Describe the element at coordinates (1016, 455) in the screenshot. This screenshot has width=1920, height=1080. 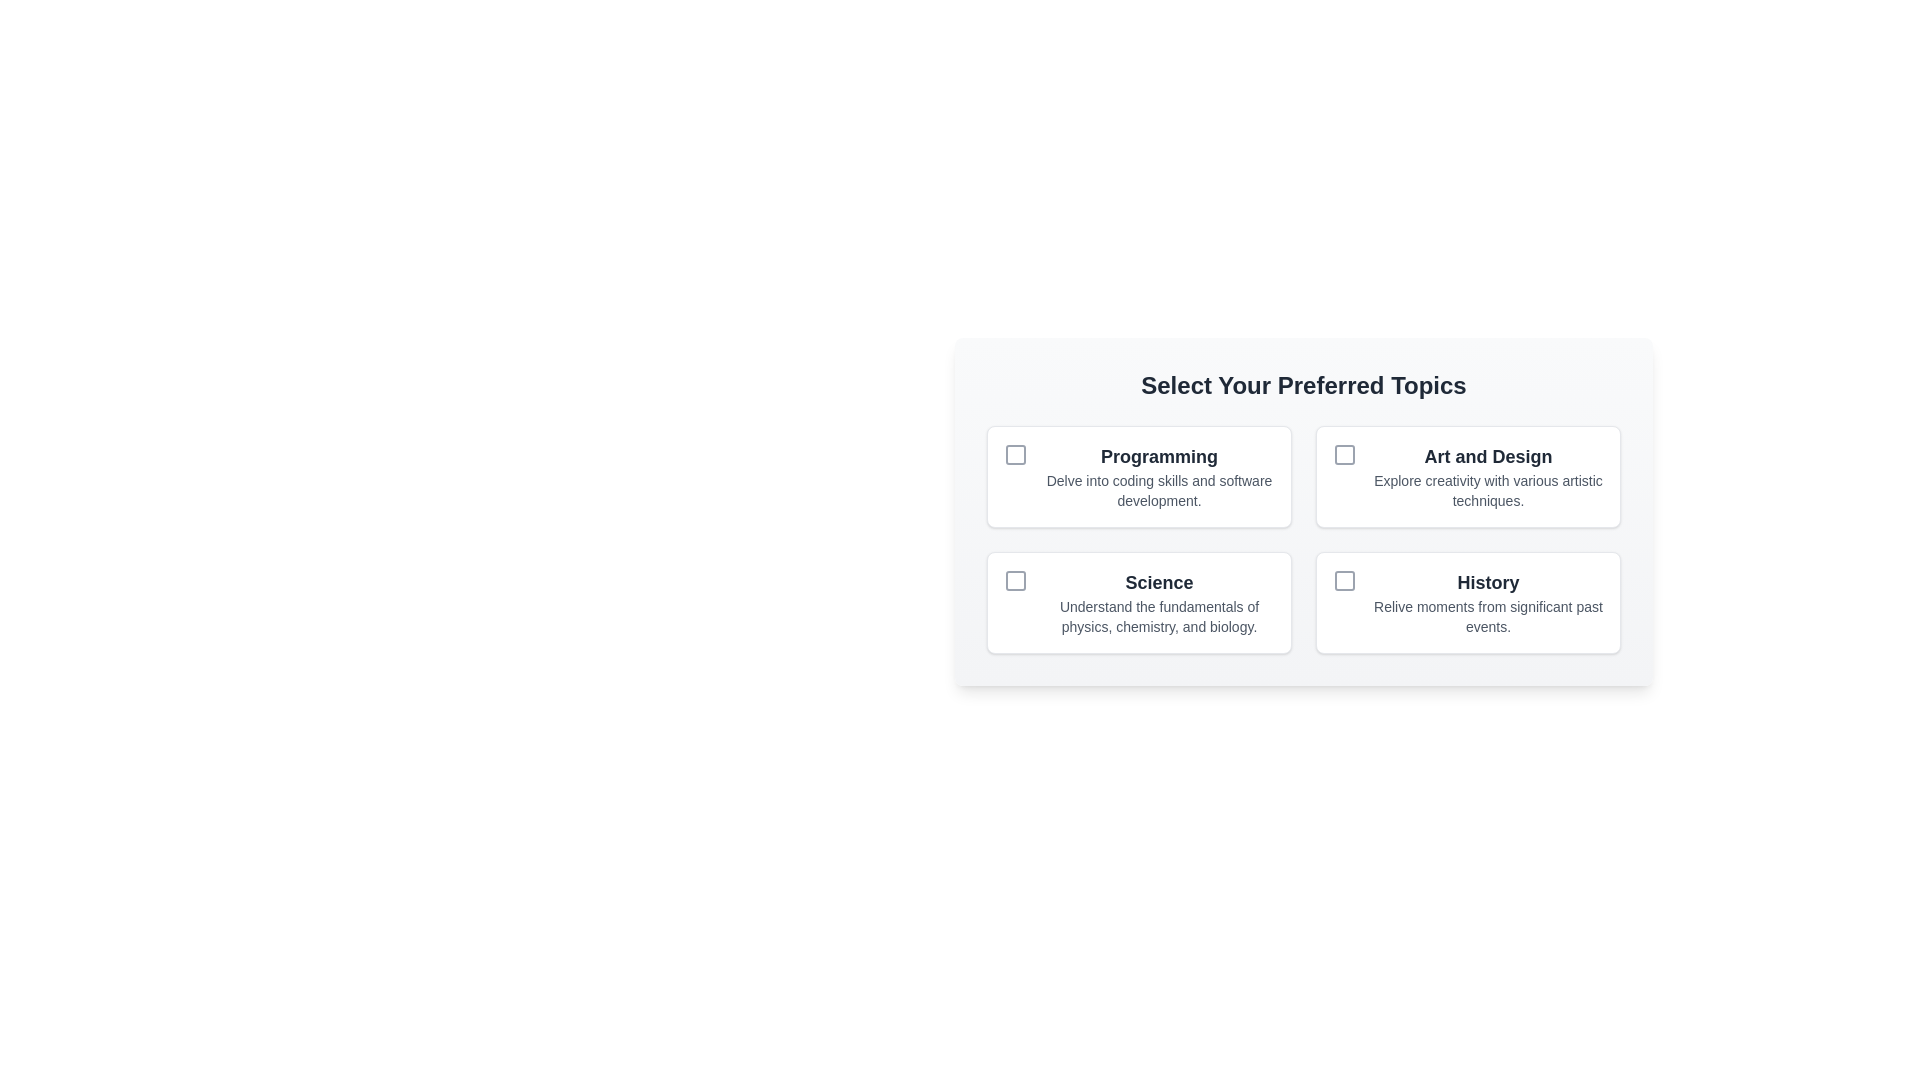
I see `the checkbox located in the upper-left corner of the 'Programming' option card` at that location.